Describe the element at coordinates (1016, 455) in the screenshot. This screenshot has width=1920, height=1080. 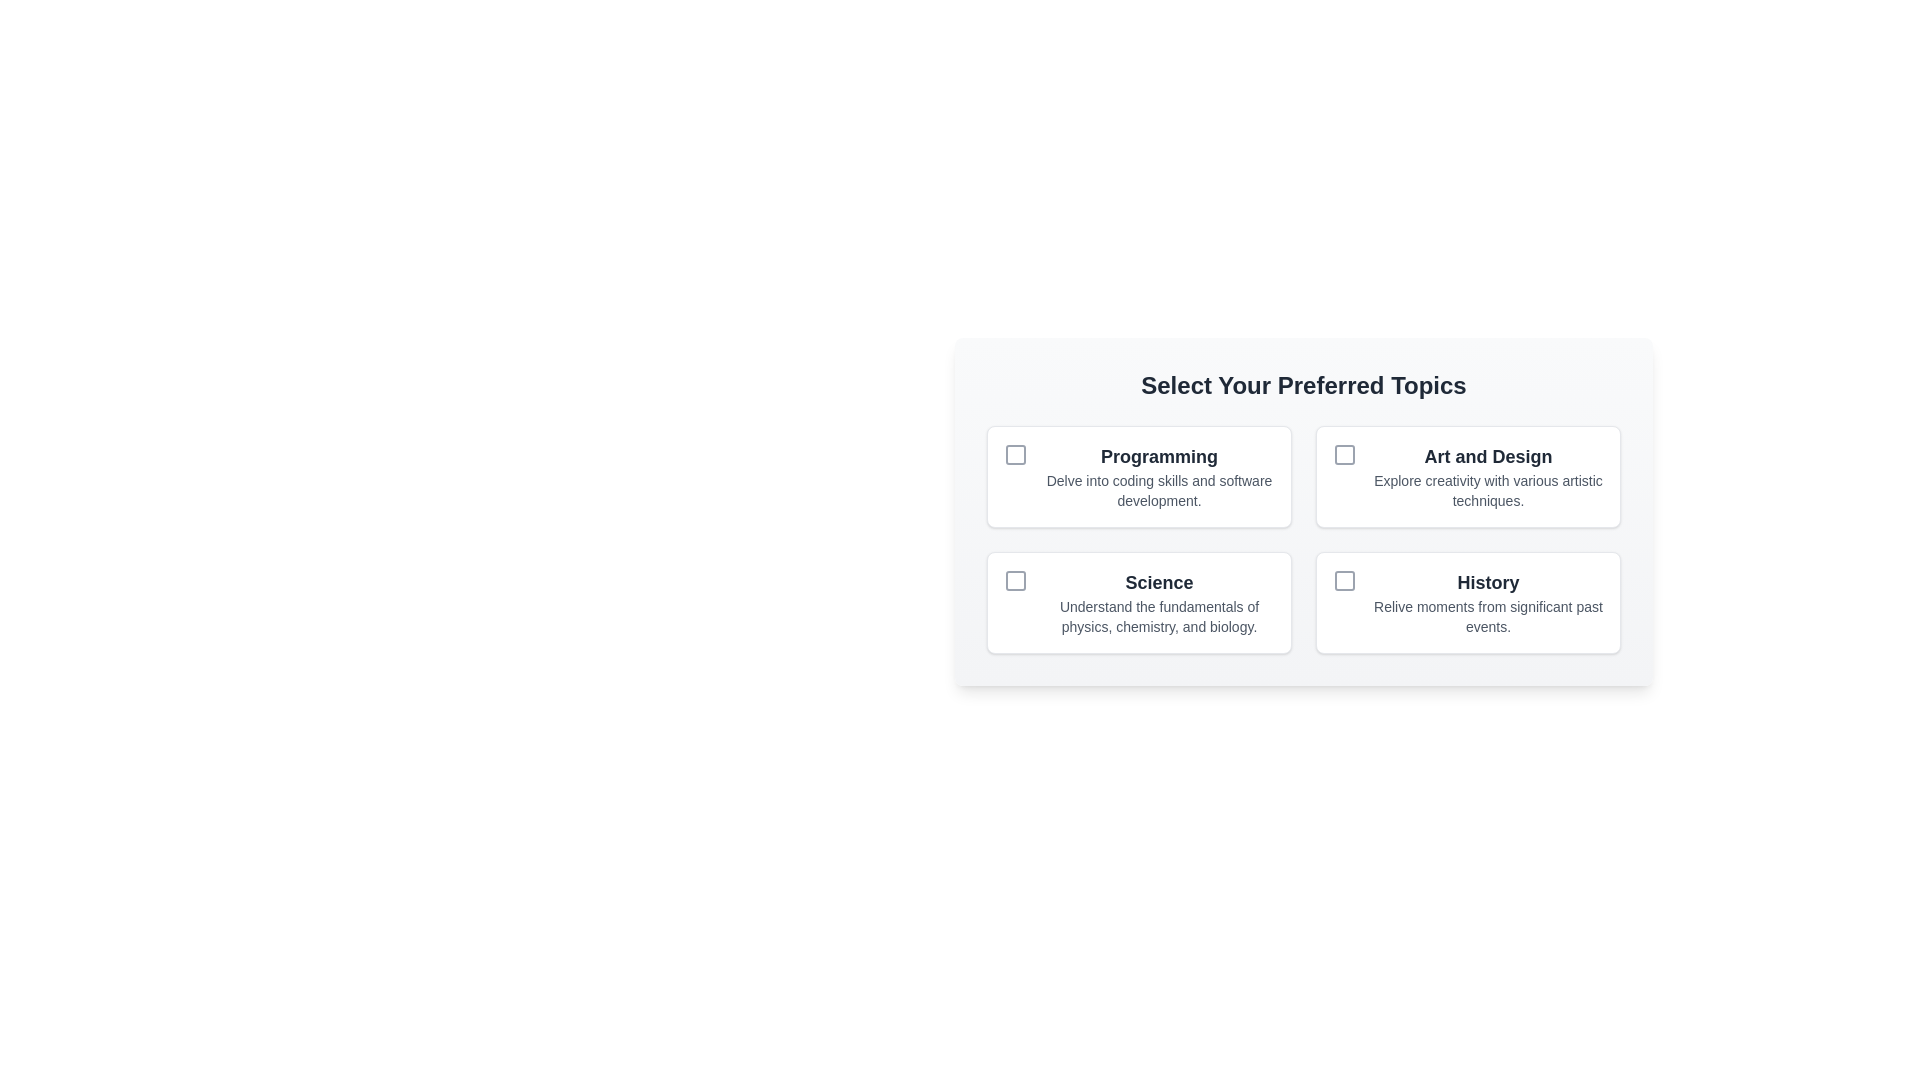
I see `the checkbox located in the upper-left corner of the 'Programming' option card` at that location.